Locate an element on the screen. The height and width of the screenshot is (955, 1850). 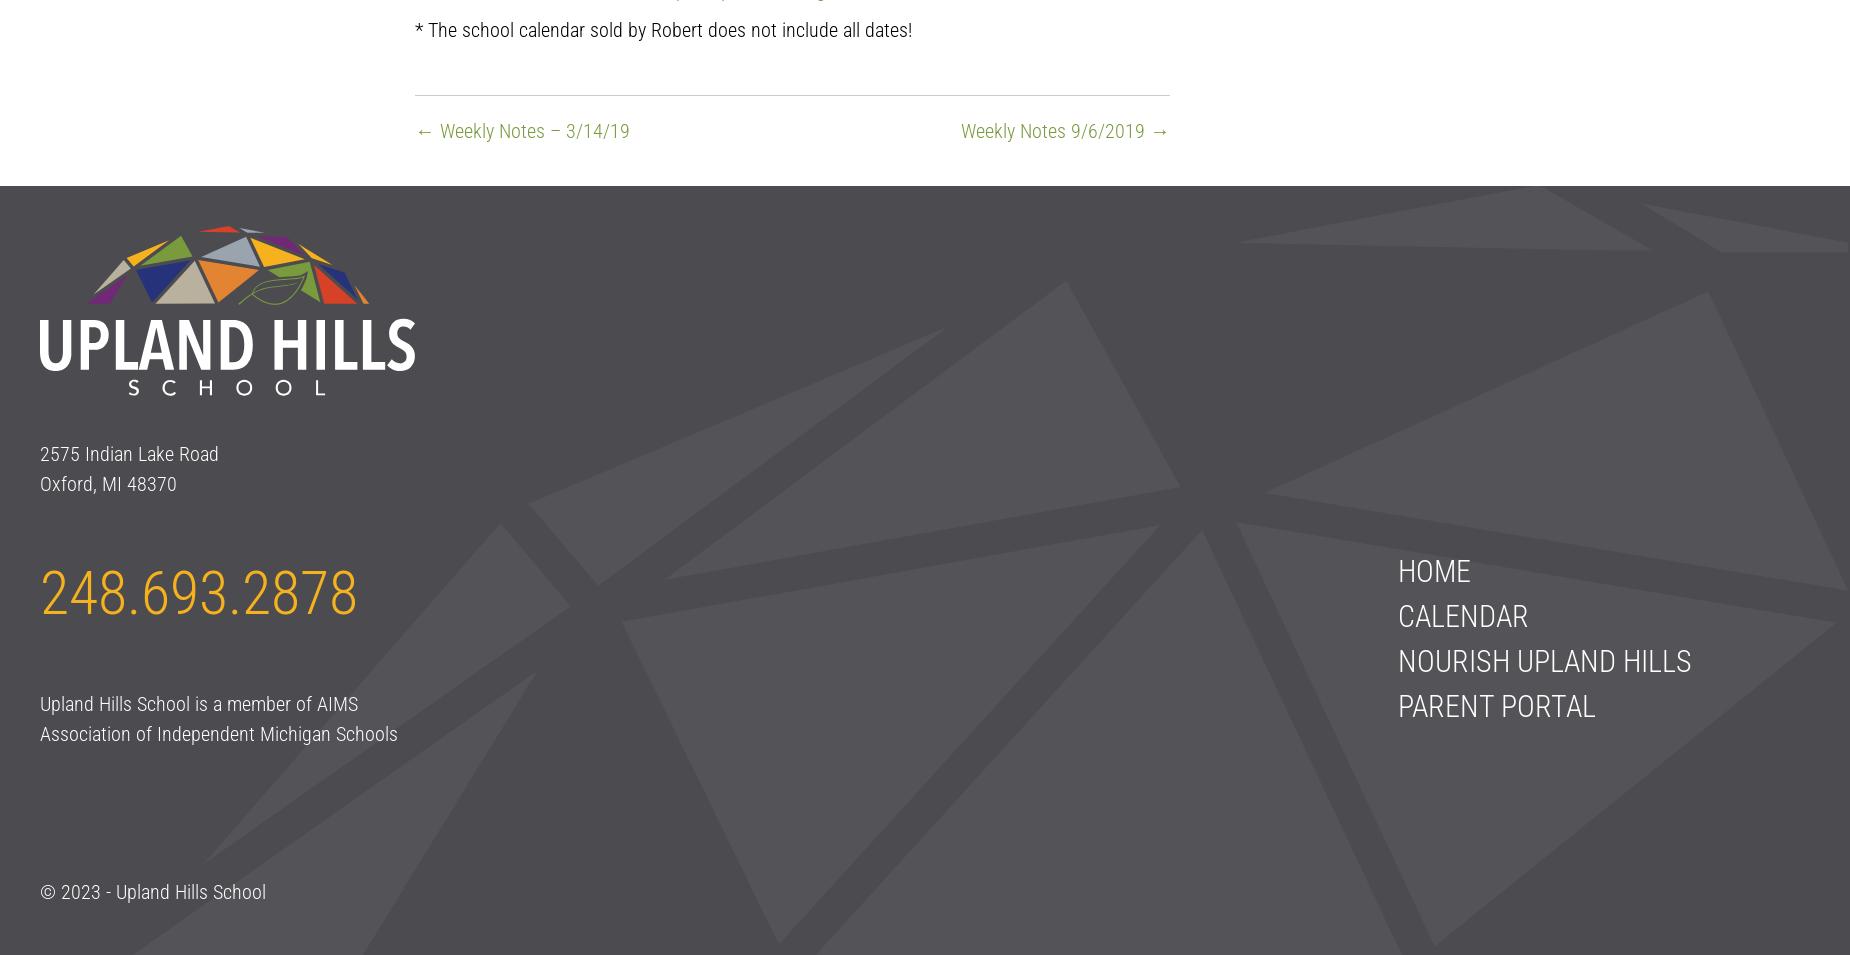
'NOURISH UPLAND HILLS' is located at coordinates (1544, 660).